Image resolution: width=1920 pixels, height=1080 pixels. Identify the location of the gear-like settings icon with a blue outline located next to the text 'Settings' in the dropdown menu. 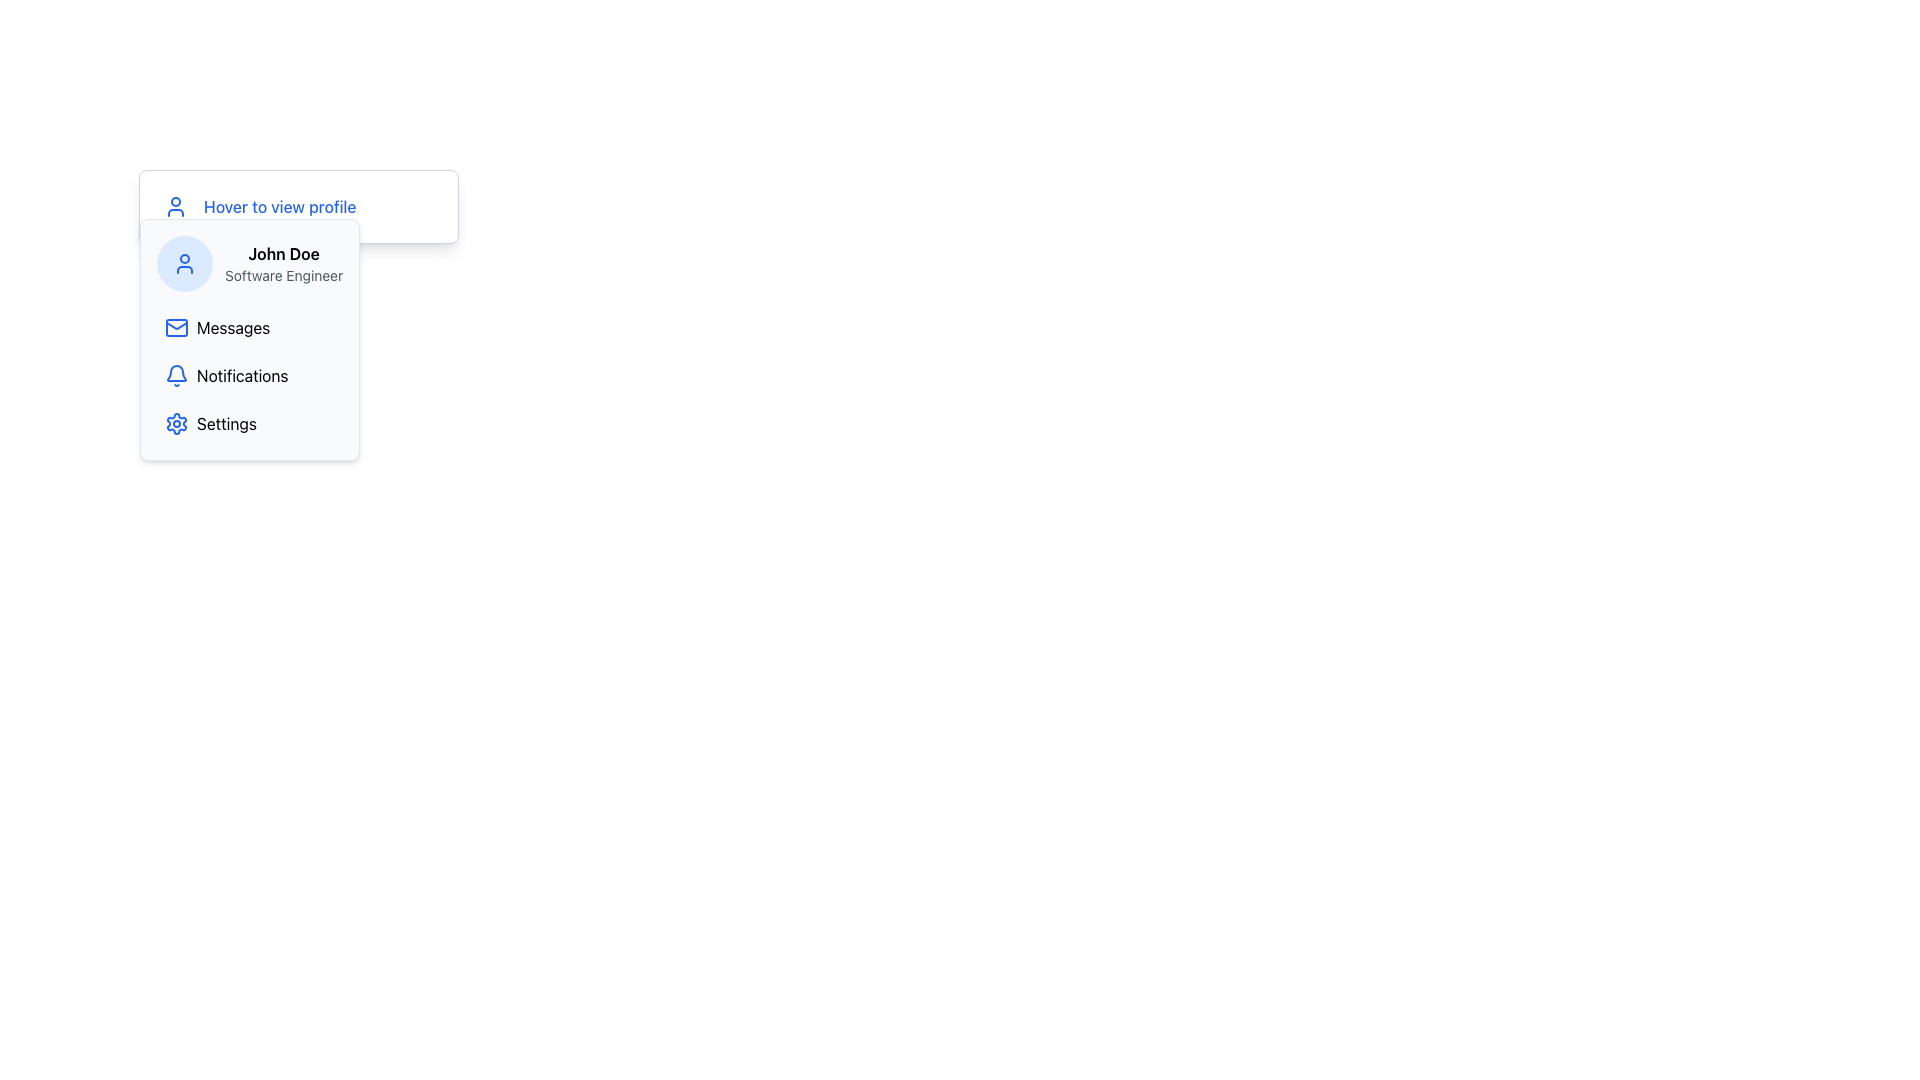
(177, 423).